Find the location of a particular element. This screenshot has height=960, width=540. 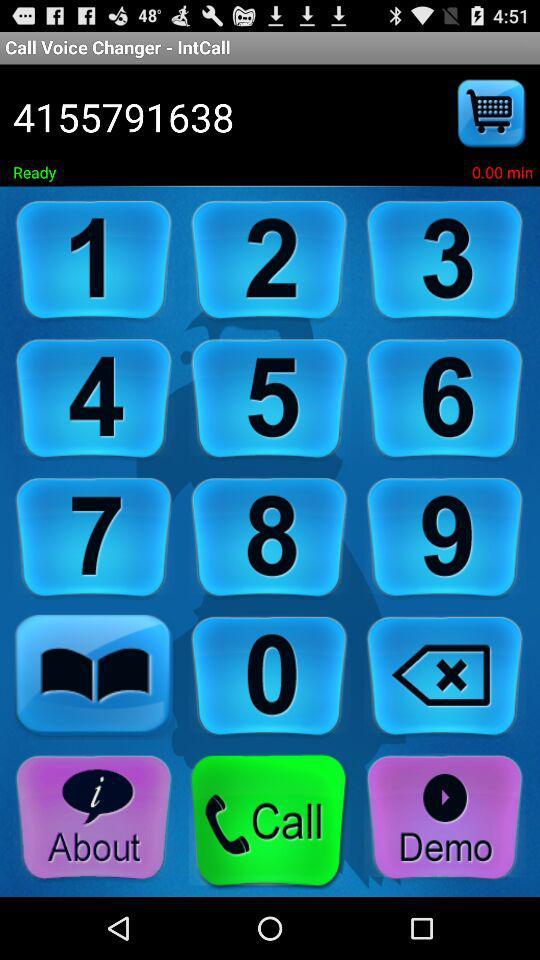

number 6 is located at coordinates (445, 398).